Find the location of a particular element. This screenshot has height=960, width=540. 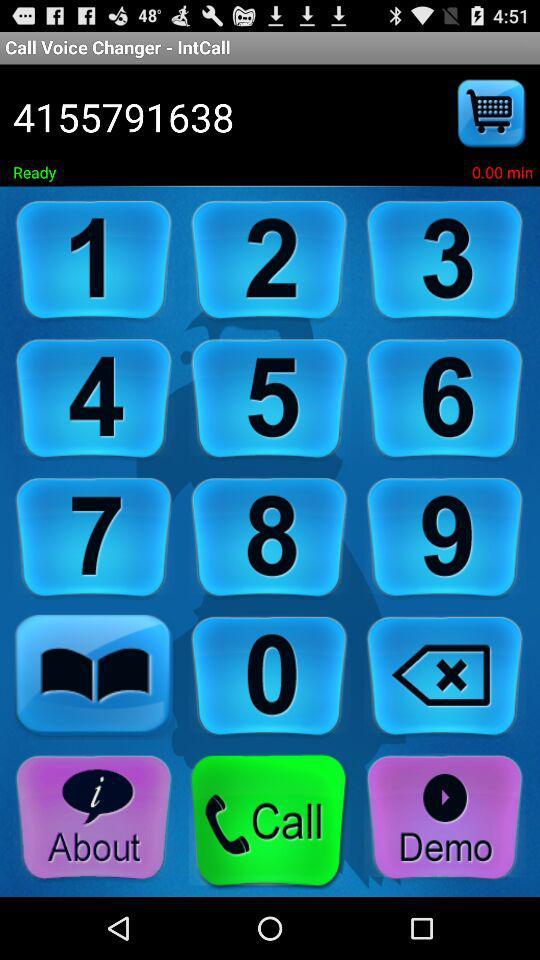

number 6 is located at coordinates (445, 398).